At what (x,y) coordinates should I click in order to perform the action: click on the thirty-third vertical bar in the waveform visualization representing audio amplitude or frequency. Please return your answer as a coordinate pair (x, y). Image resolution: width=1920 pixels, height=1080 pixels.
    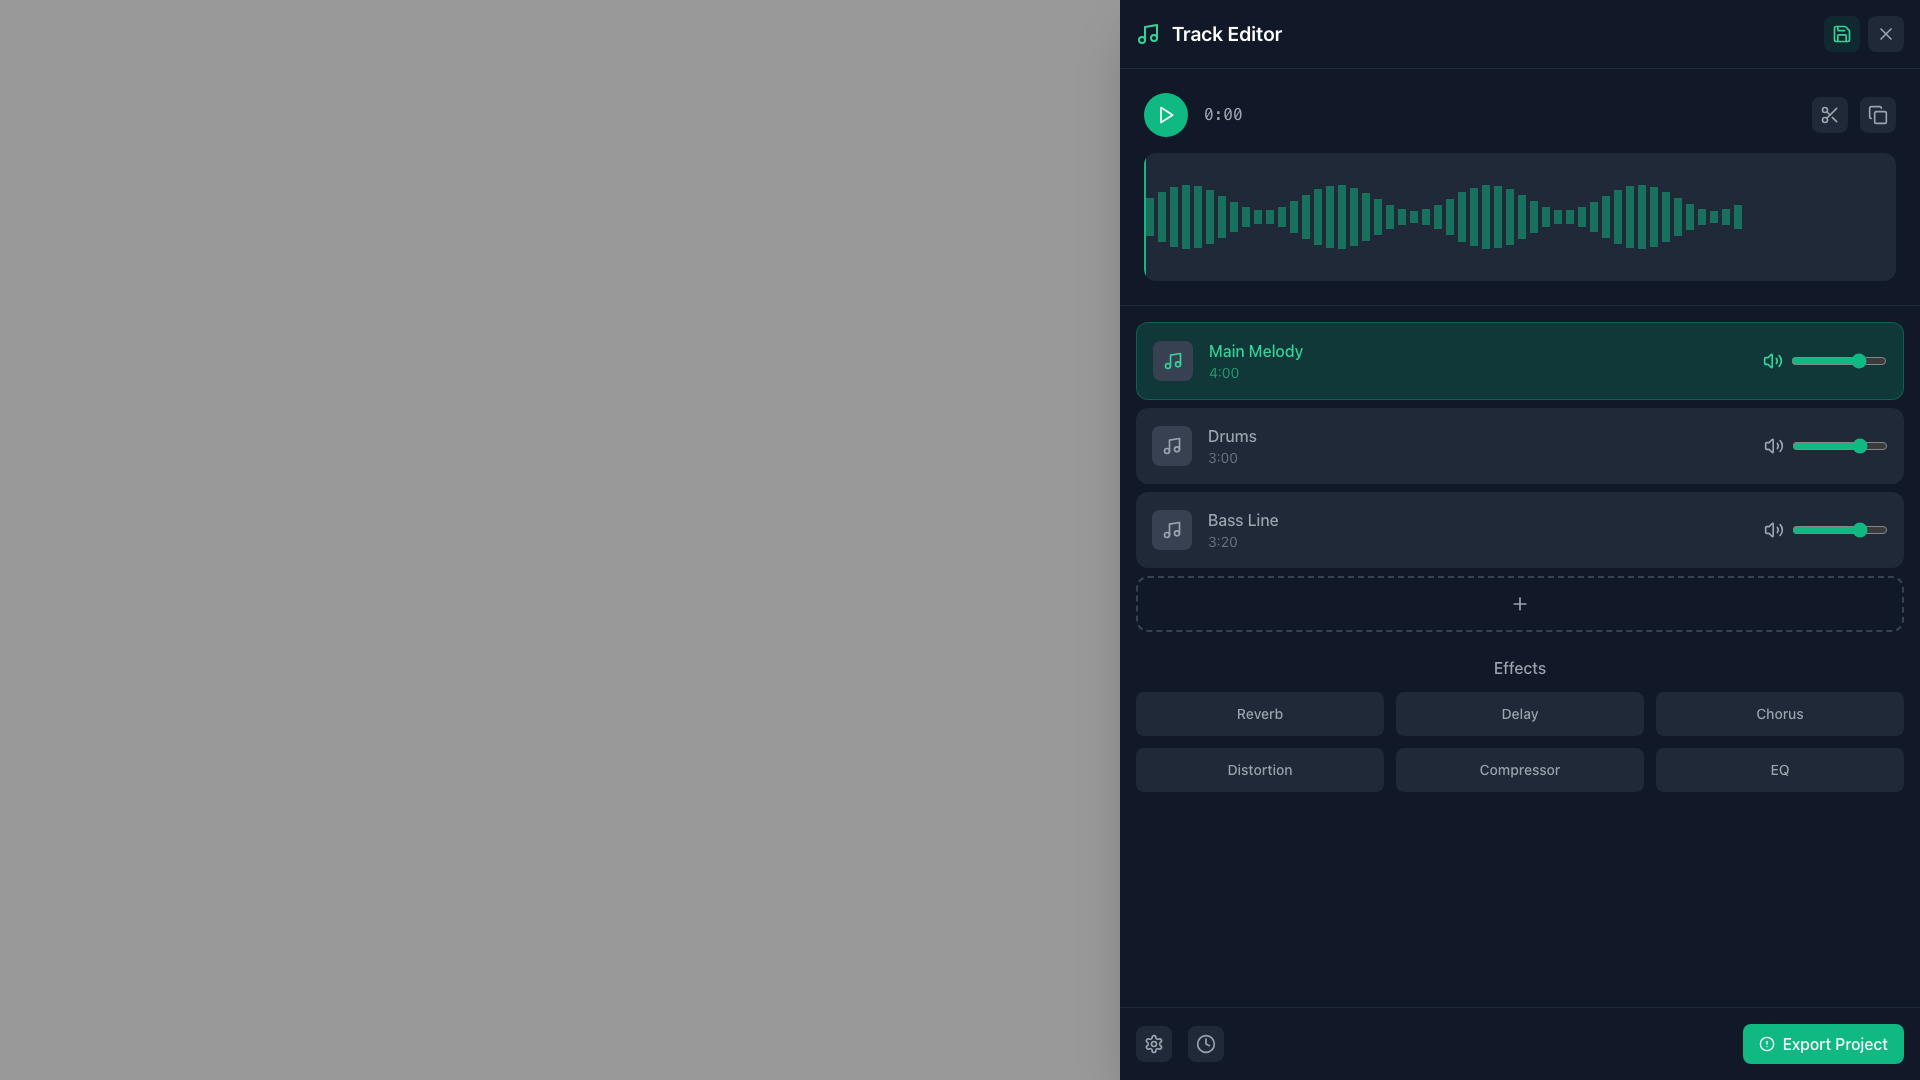
    Looking at the image, I should click on (1557, 216).